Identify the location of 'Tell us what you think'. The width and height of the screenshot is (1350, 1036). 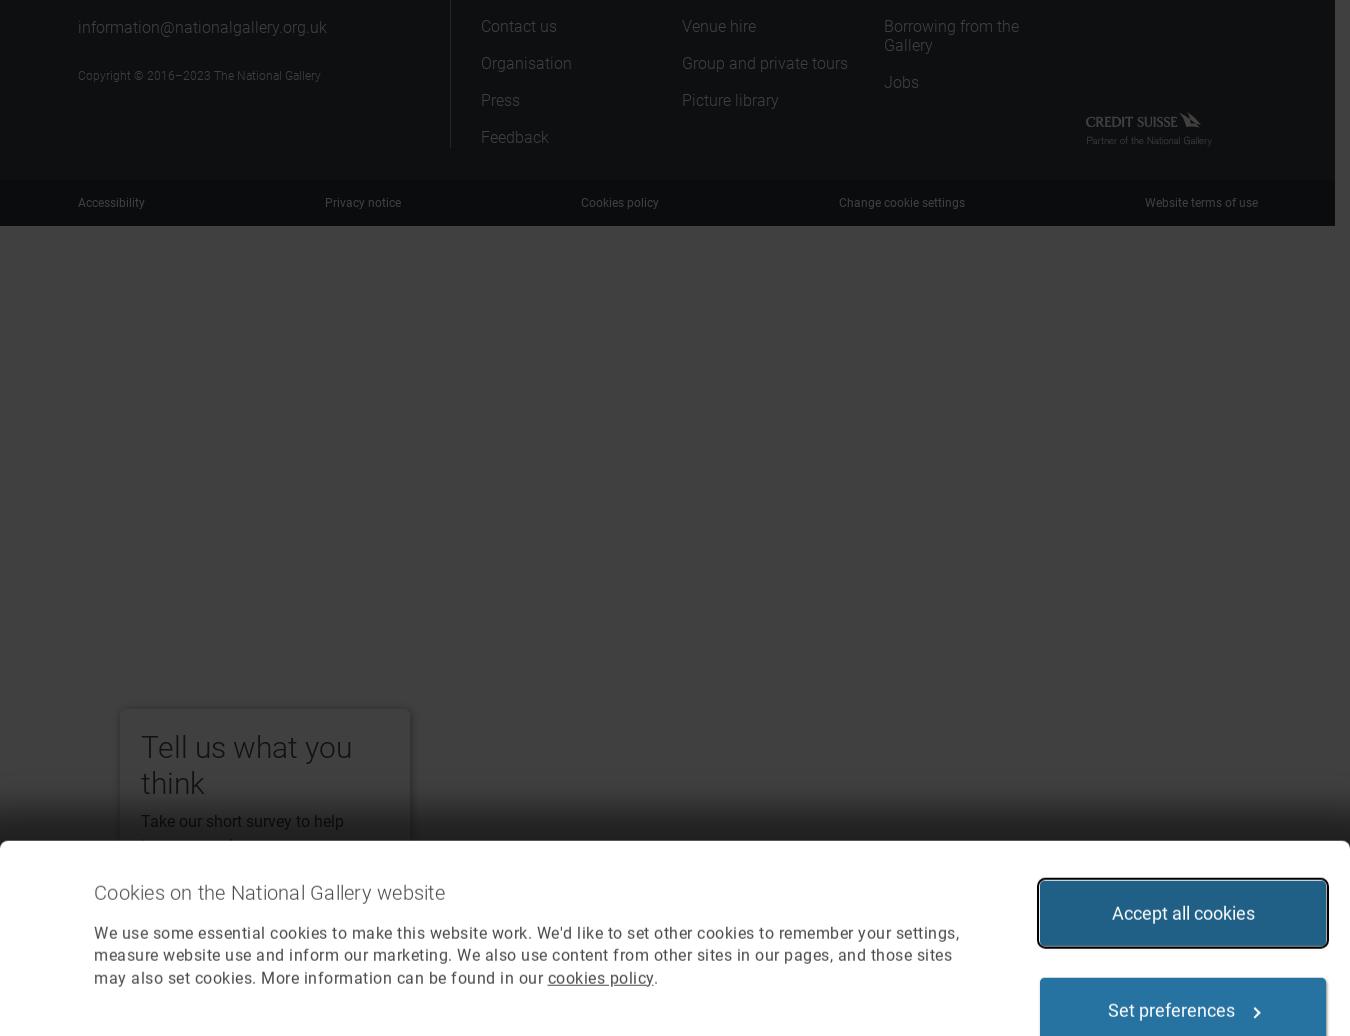
(245, 765).